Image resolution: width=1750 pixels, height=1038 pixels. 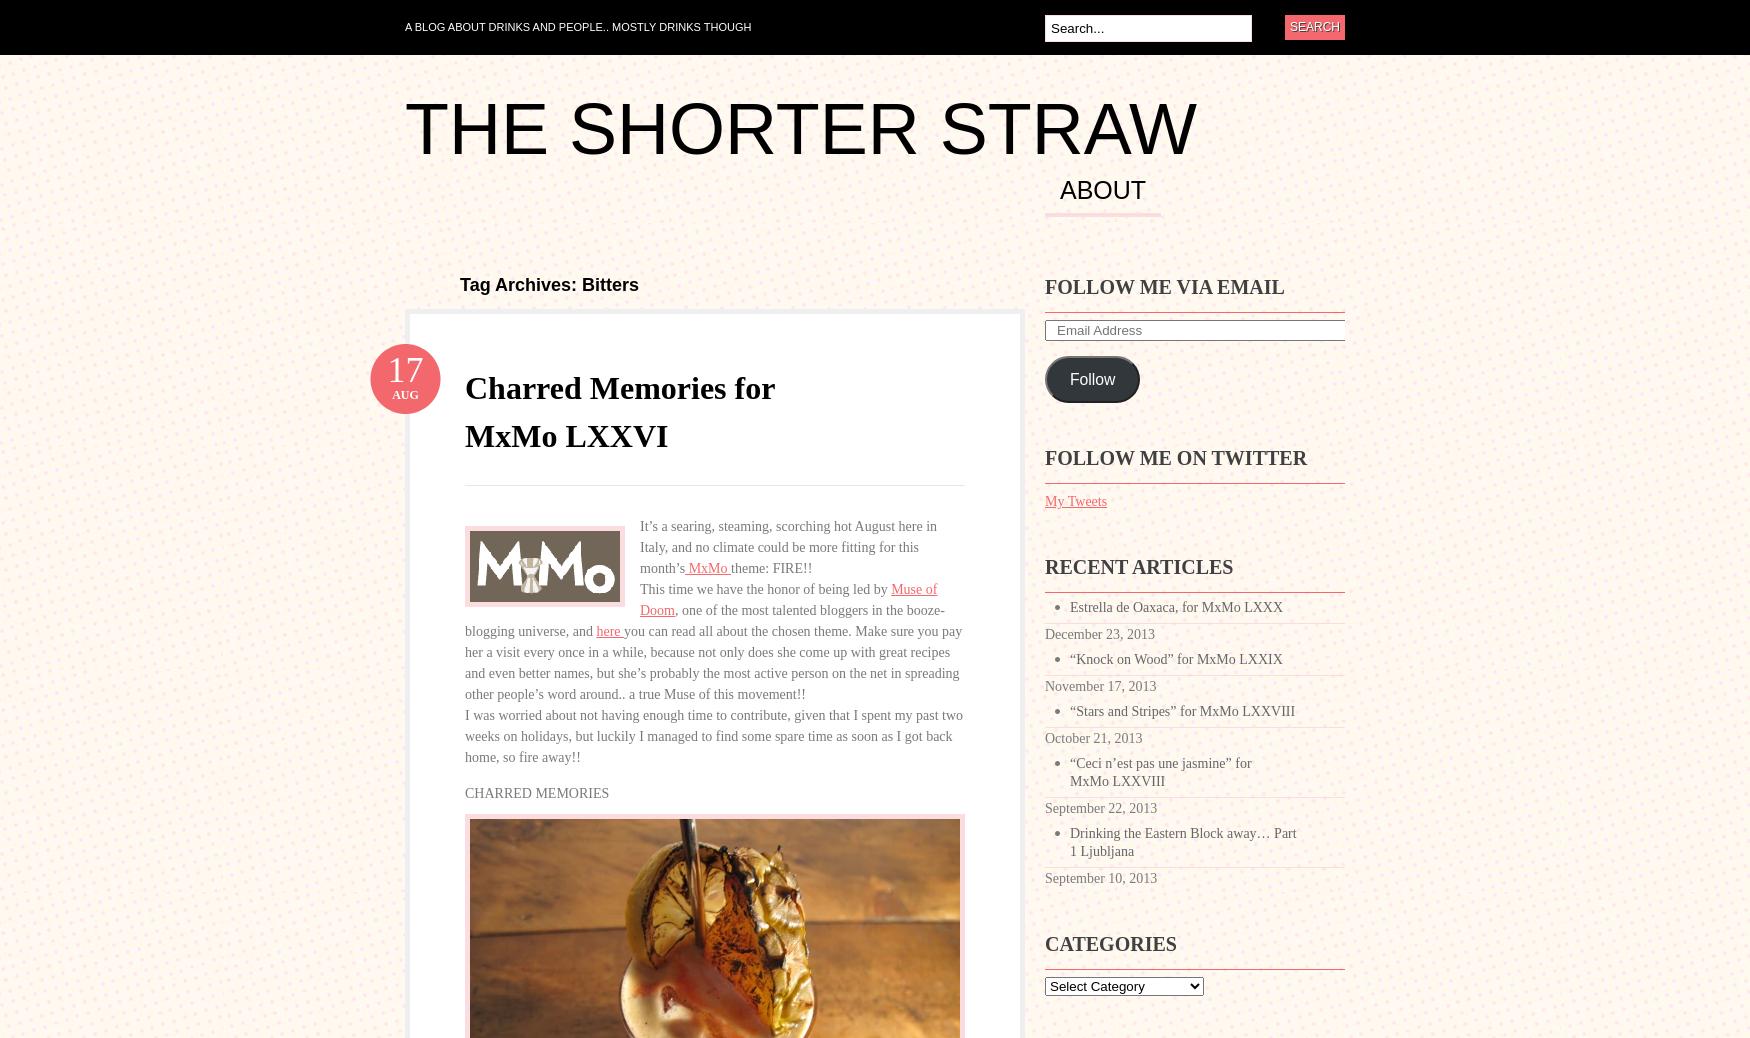 I want to click on '“Ceci n’est pas une jasmine” for MxMo LXXVIII', so click(x=1159, y=771).